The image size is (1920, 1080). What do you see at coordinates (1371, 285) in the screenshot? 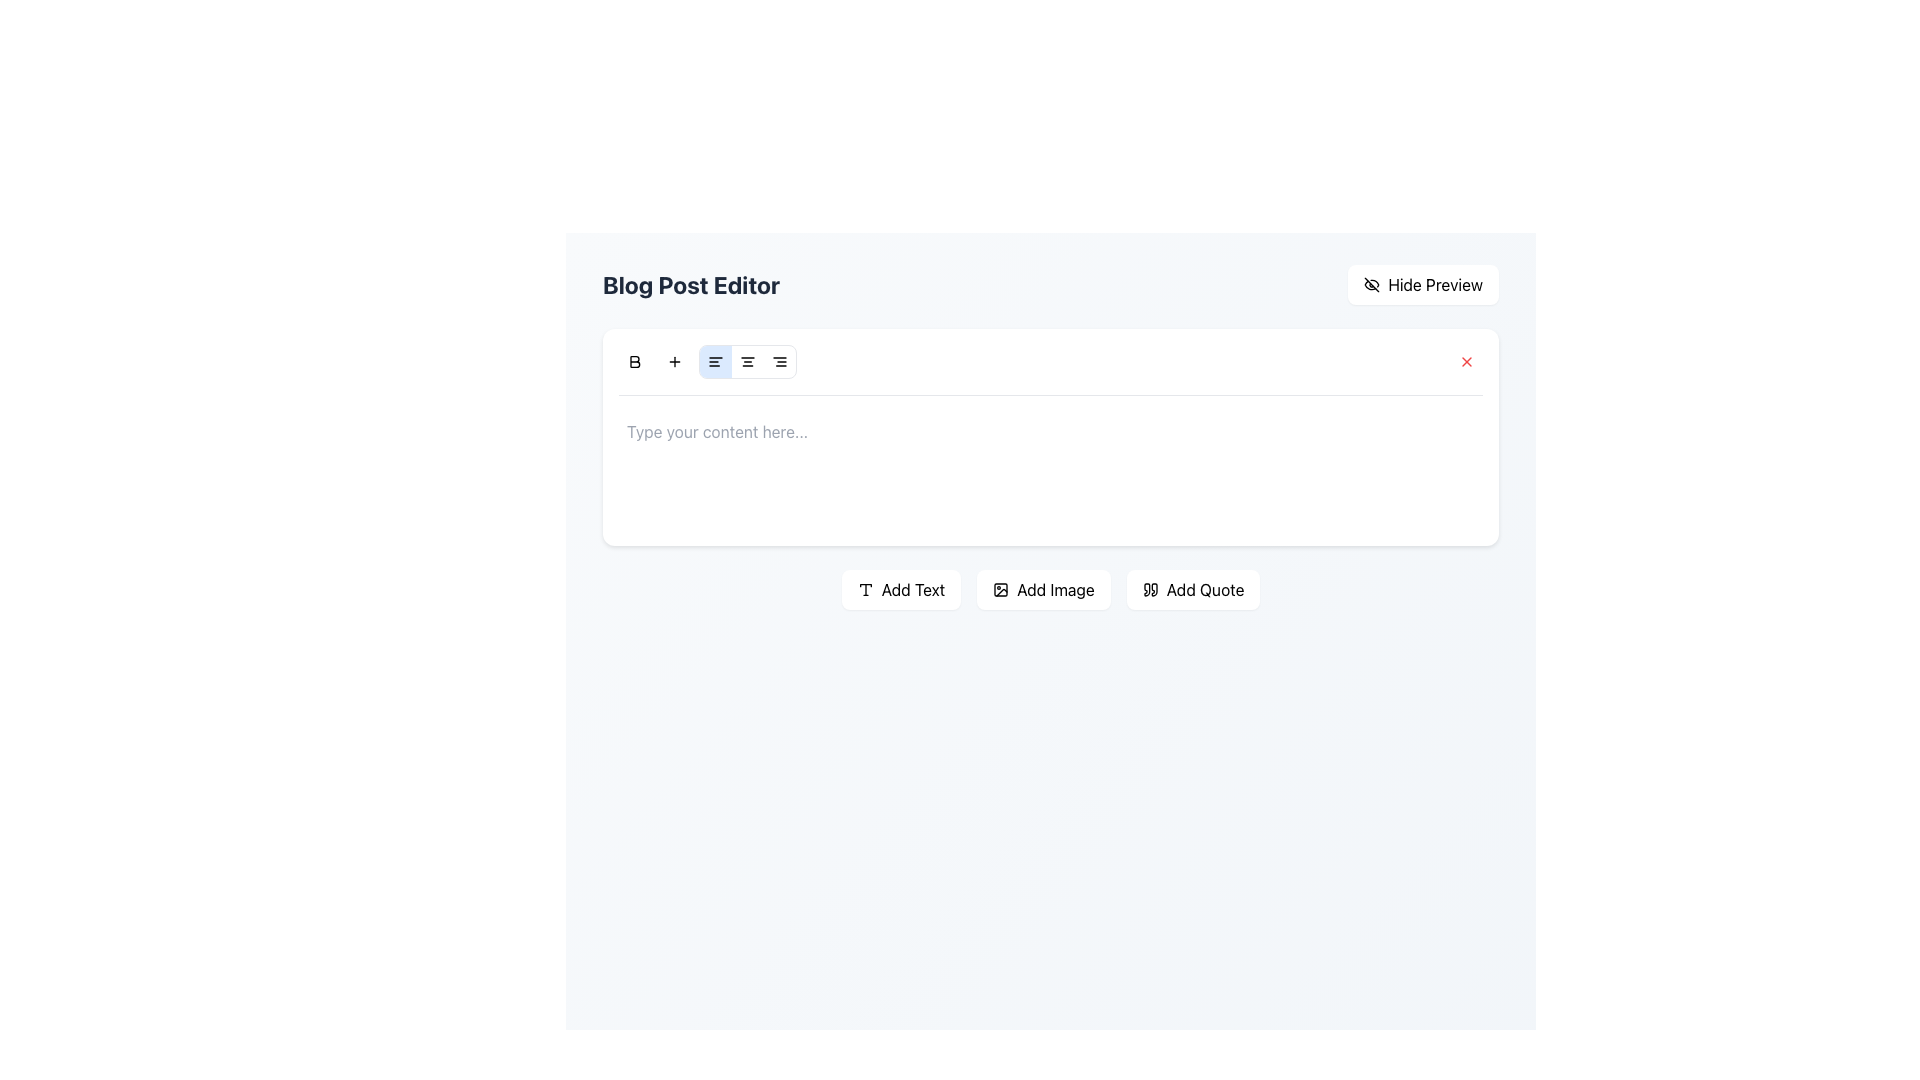
I see `the 'Hide Preview' icon located at the top-right of the interface, which visually represents the action of hiding or disabling the preview functionality` at bounding box center [1371, 285].